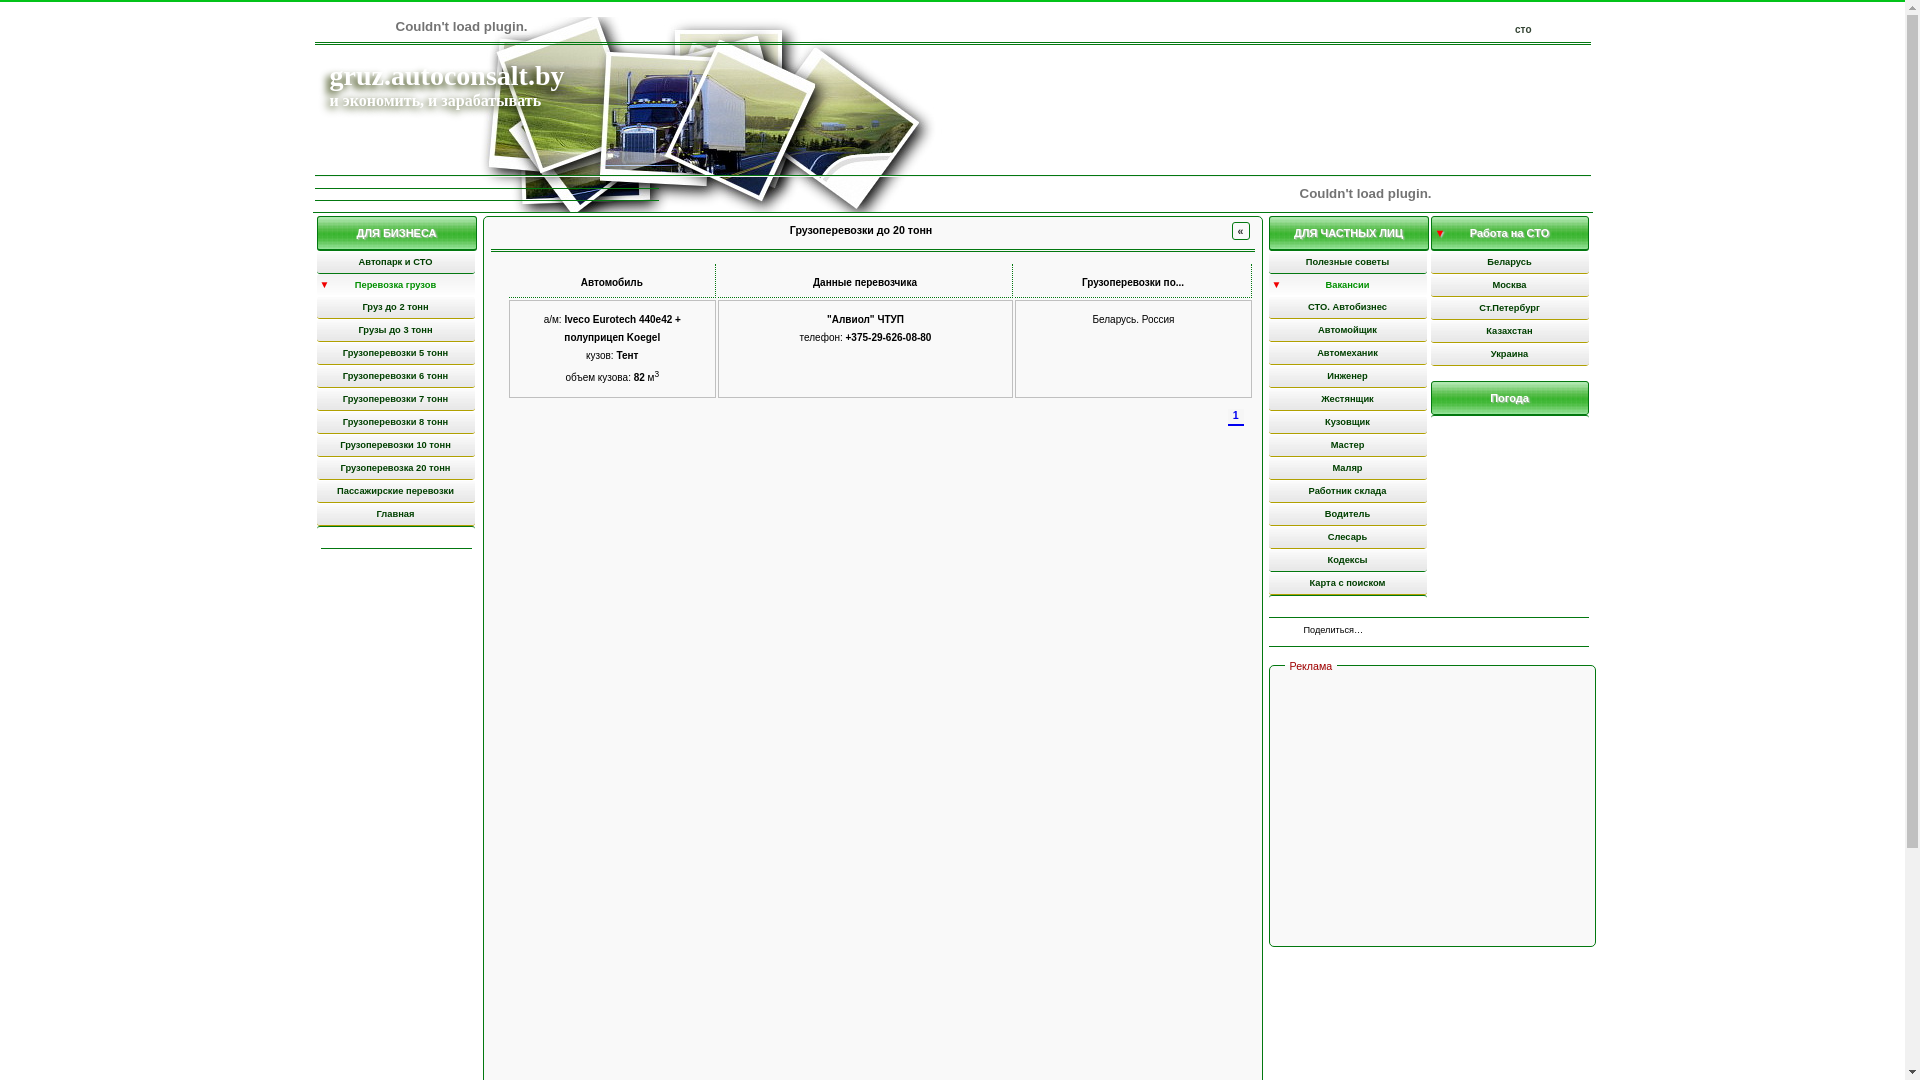 This screenshot has height=1080, width=1920. I want to click on 'LiveJournal', so click(1478, 632).